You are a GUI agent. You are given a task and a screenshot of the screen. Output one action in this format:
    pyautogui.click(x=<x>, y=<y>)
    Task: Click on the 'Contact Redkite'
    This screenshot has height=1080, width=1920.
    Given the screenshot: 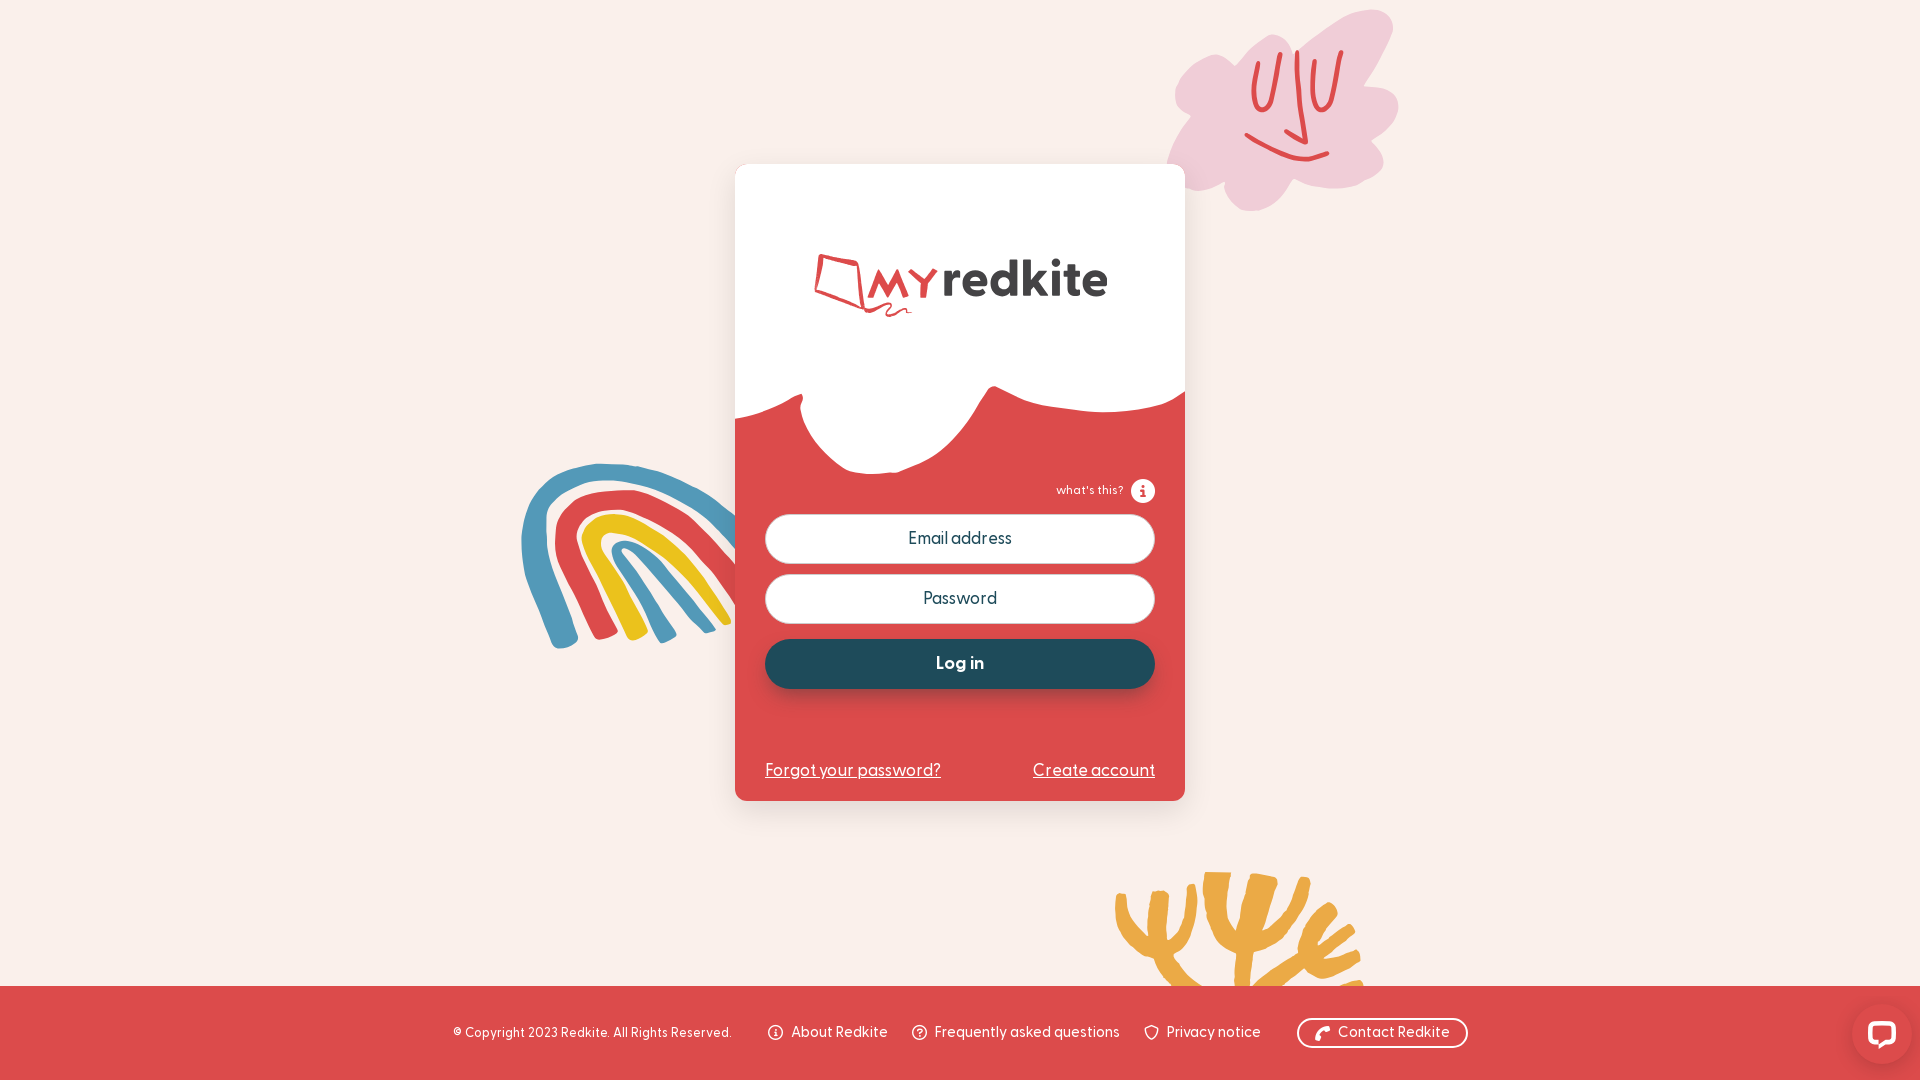 What is the action you would take?
    pyautogui.click(x=1296, y=1033)
    